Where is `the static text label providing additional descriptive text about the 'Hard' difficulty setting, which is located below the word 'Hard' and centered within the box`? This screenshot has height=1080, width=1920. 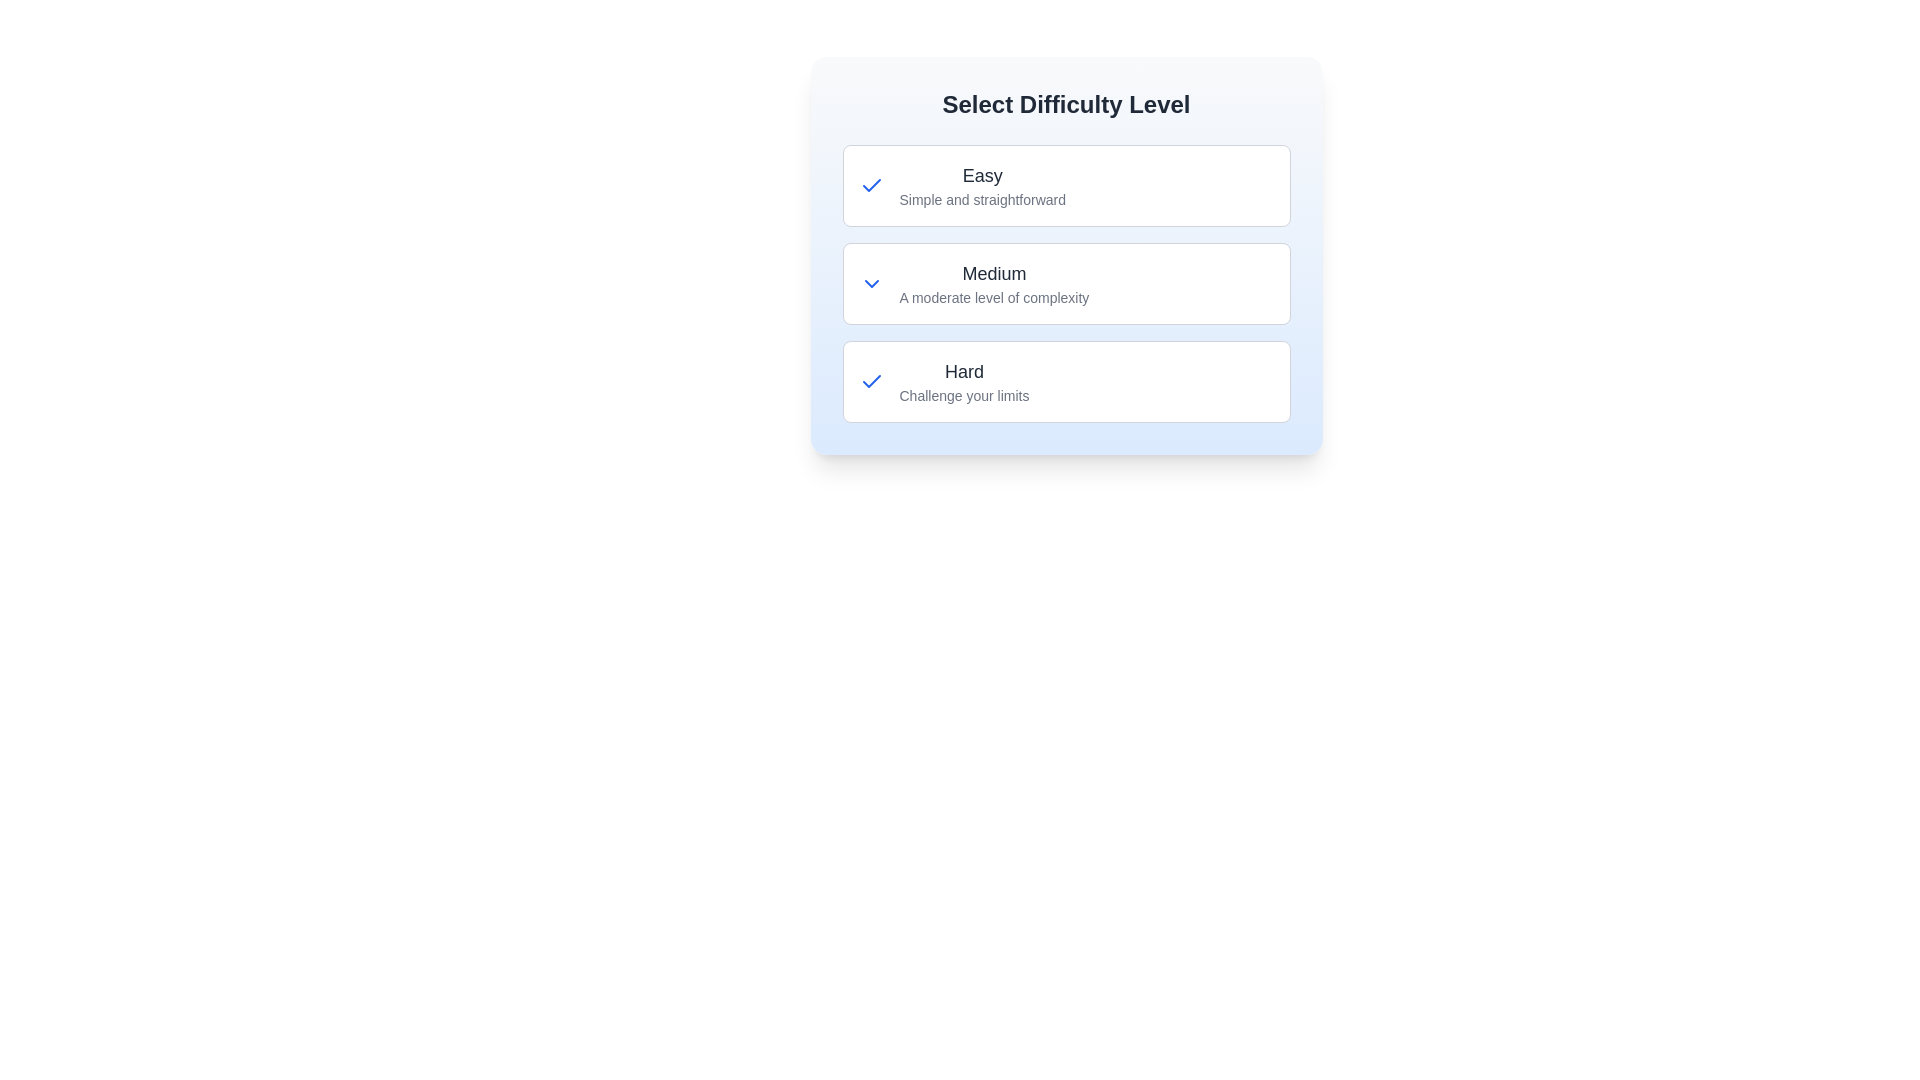
the static text label providing additional descriptive text about the 'Hard' difficulty setting, which is located below the word 'Hard' and centered within the box is located at coordinates (964, 396).